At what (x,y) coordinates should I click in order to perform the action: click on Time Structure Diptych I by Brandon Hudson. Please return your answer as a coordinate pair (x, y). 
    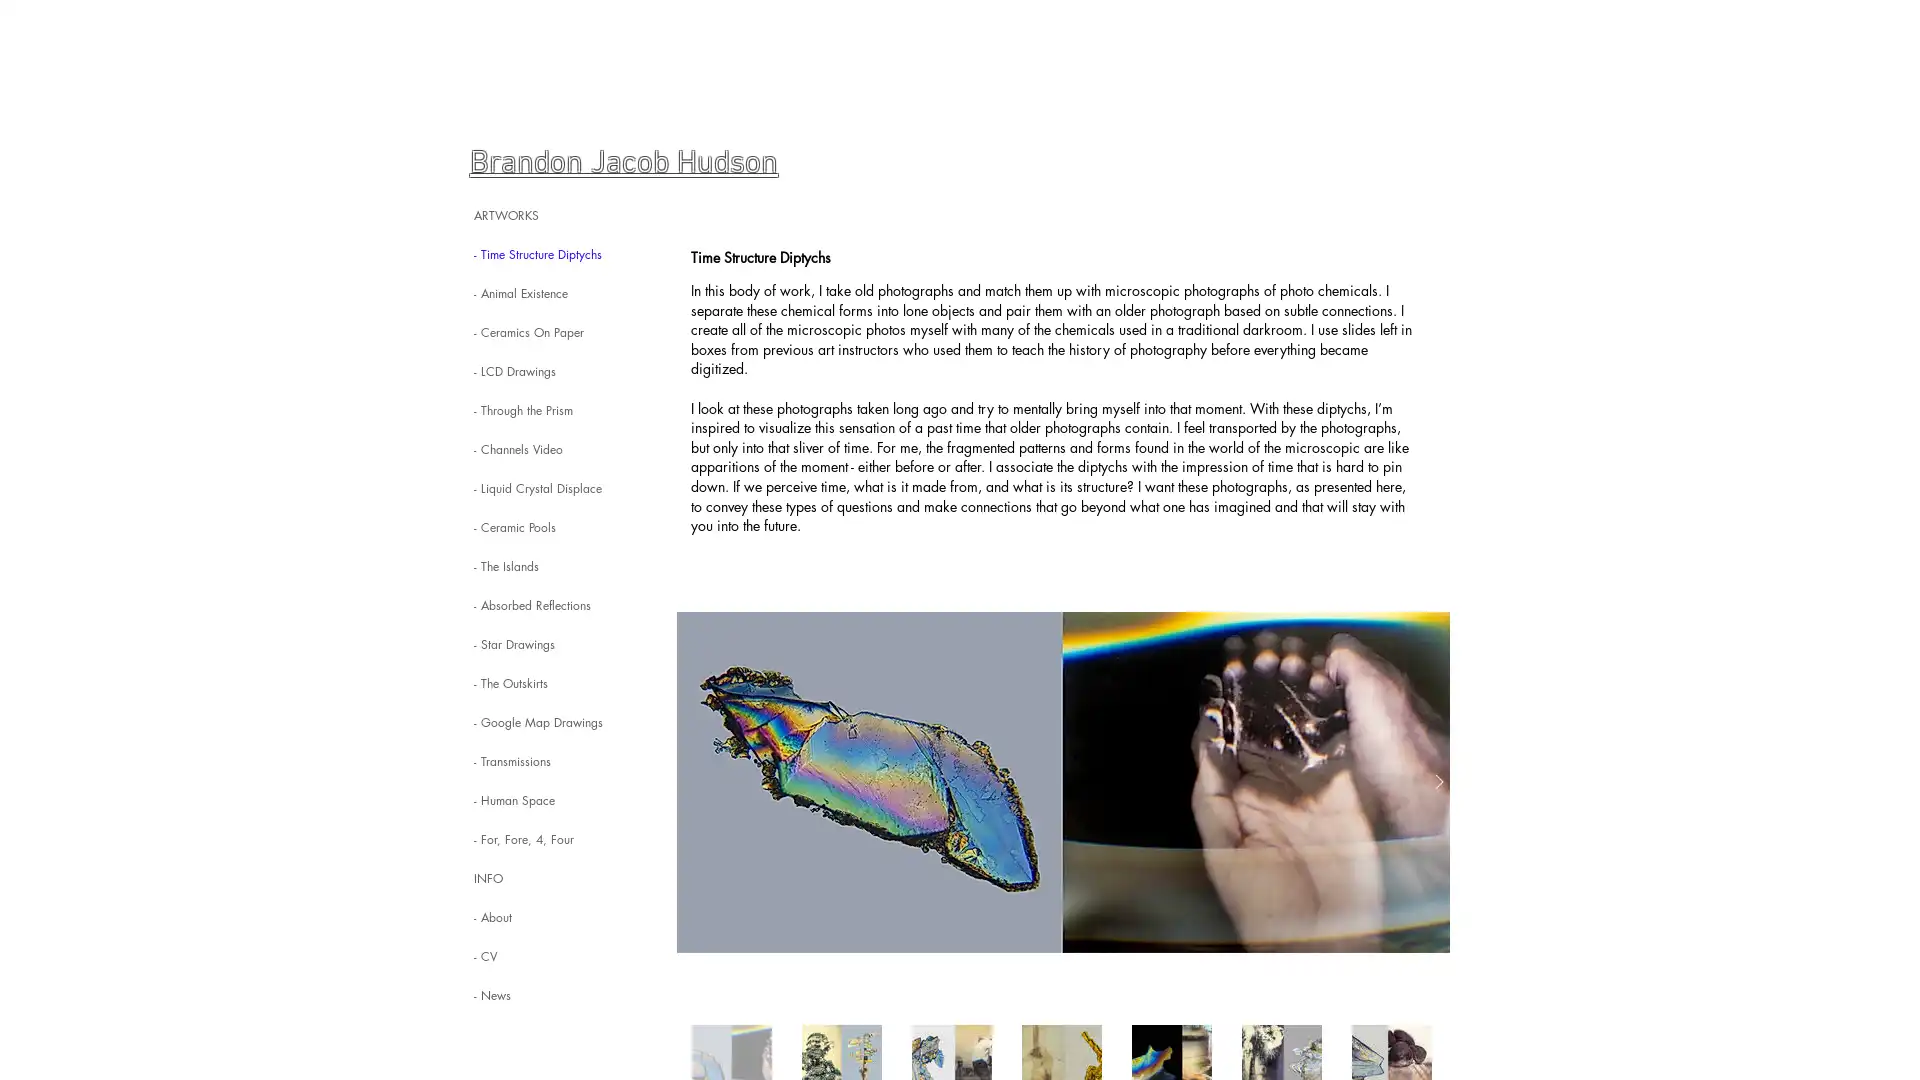
    Looking at the image, I should click on (1062, 780).